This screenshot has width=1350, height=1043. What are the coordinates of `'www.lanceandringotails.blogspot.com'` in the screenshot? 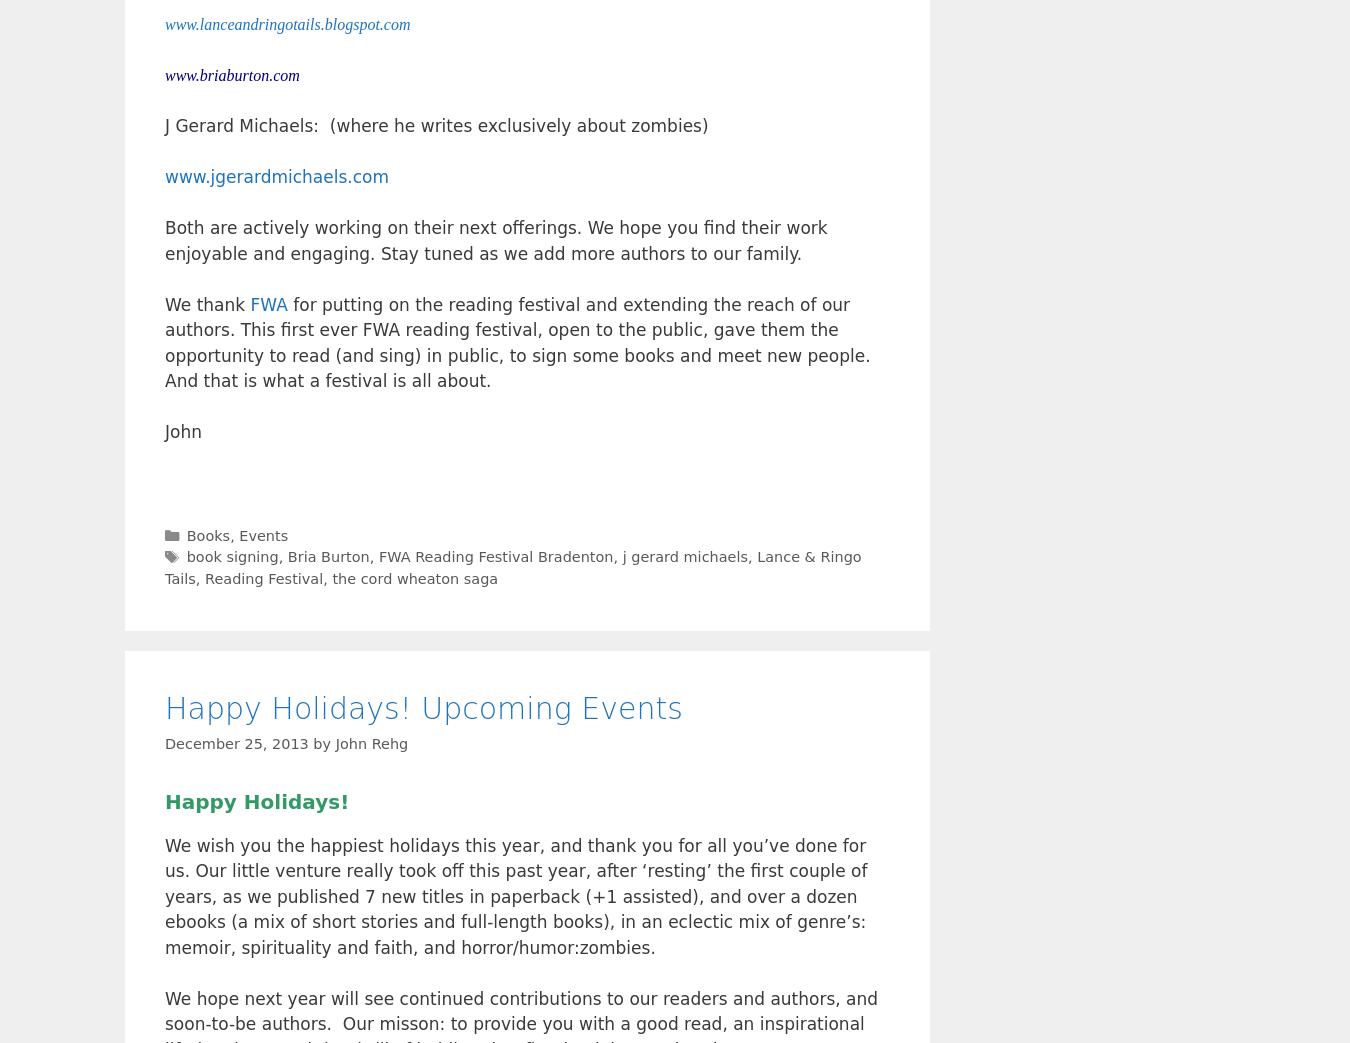 It's located at (286, 23).